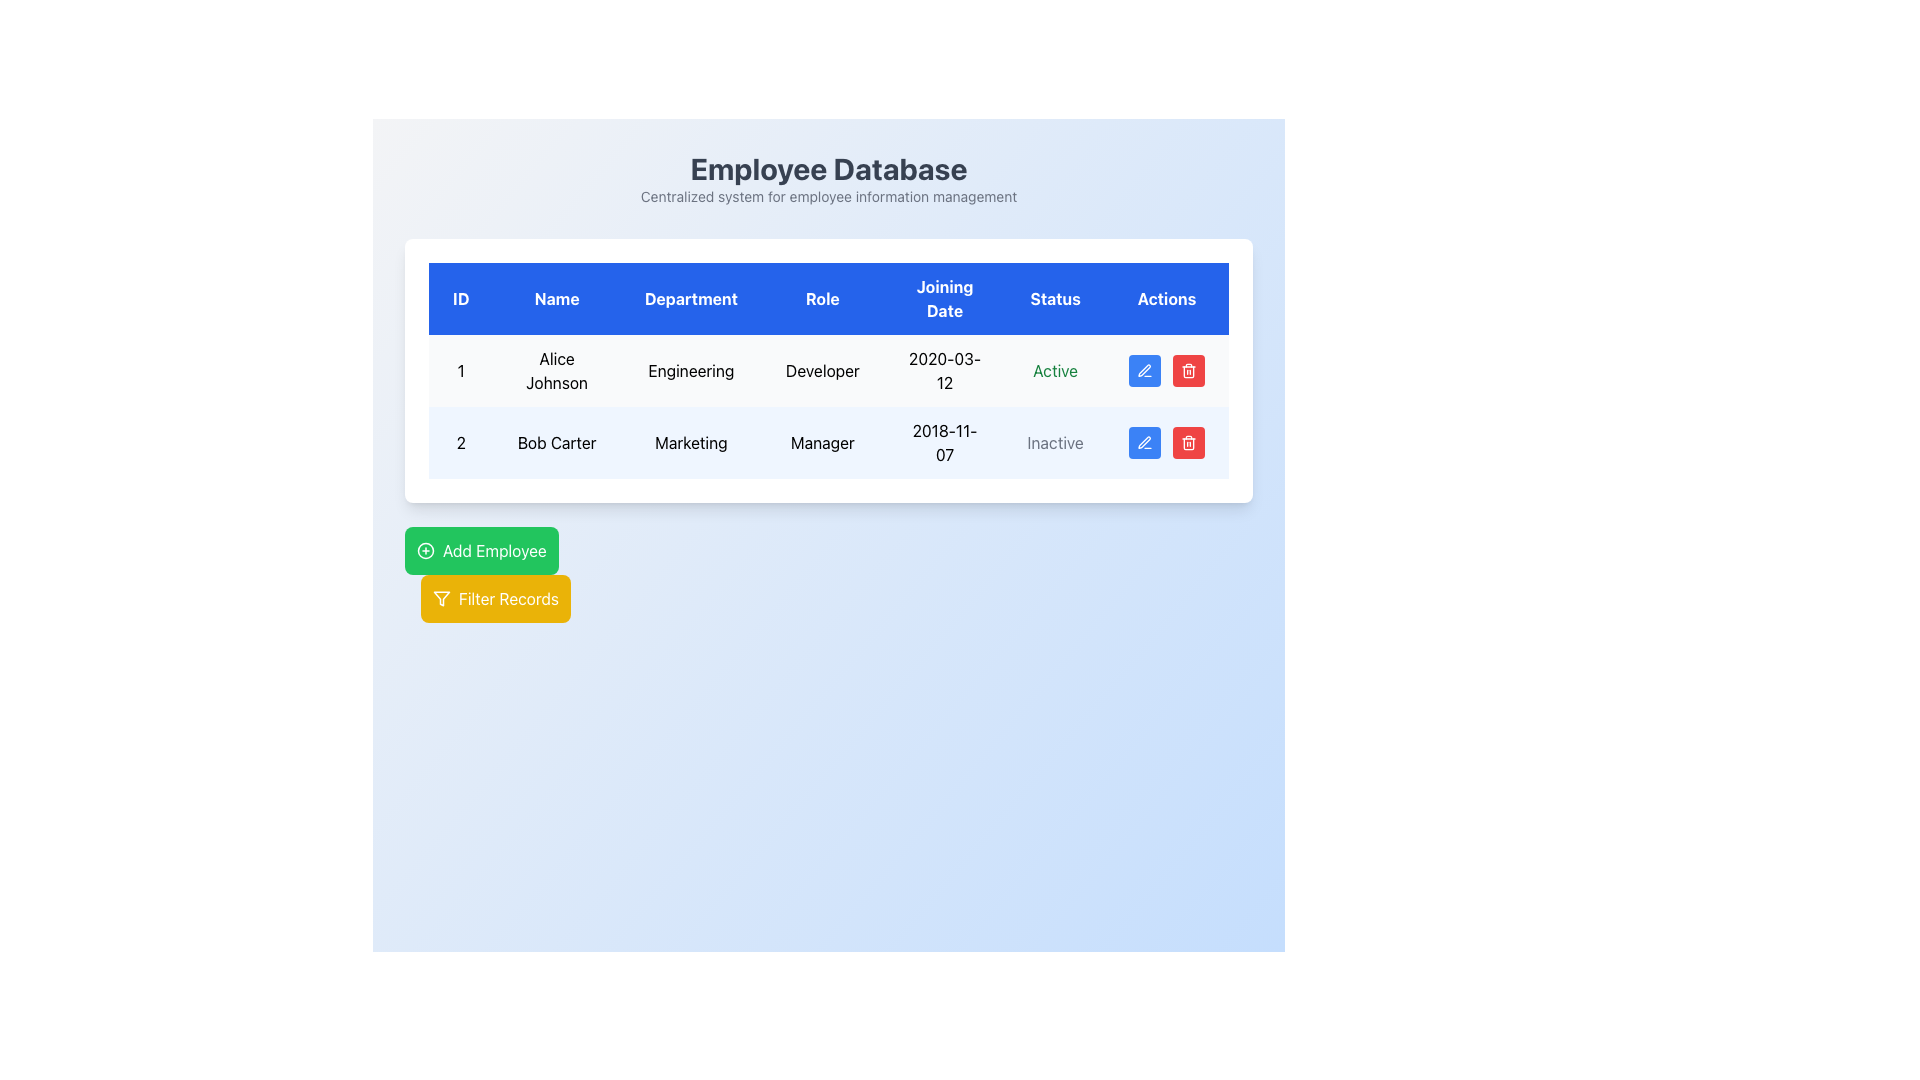 The image size is (1920, 1080). I want to click on the Table Header Cell labeled 'Name', which is the second item in the header row of the table, following 'ID' and preceding 'Department', so click(557, 299).